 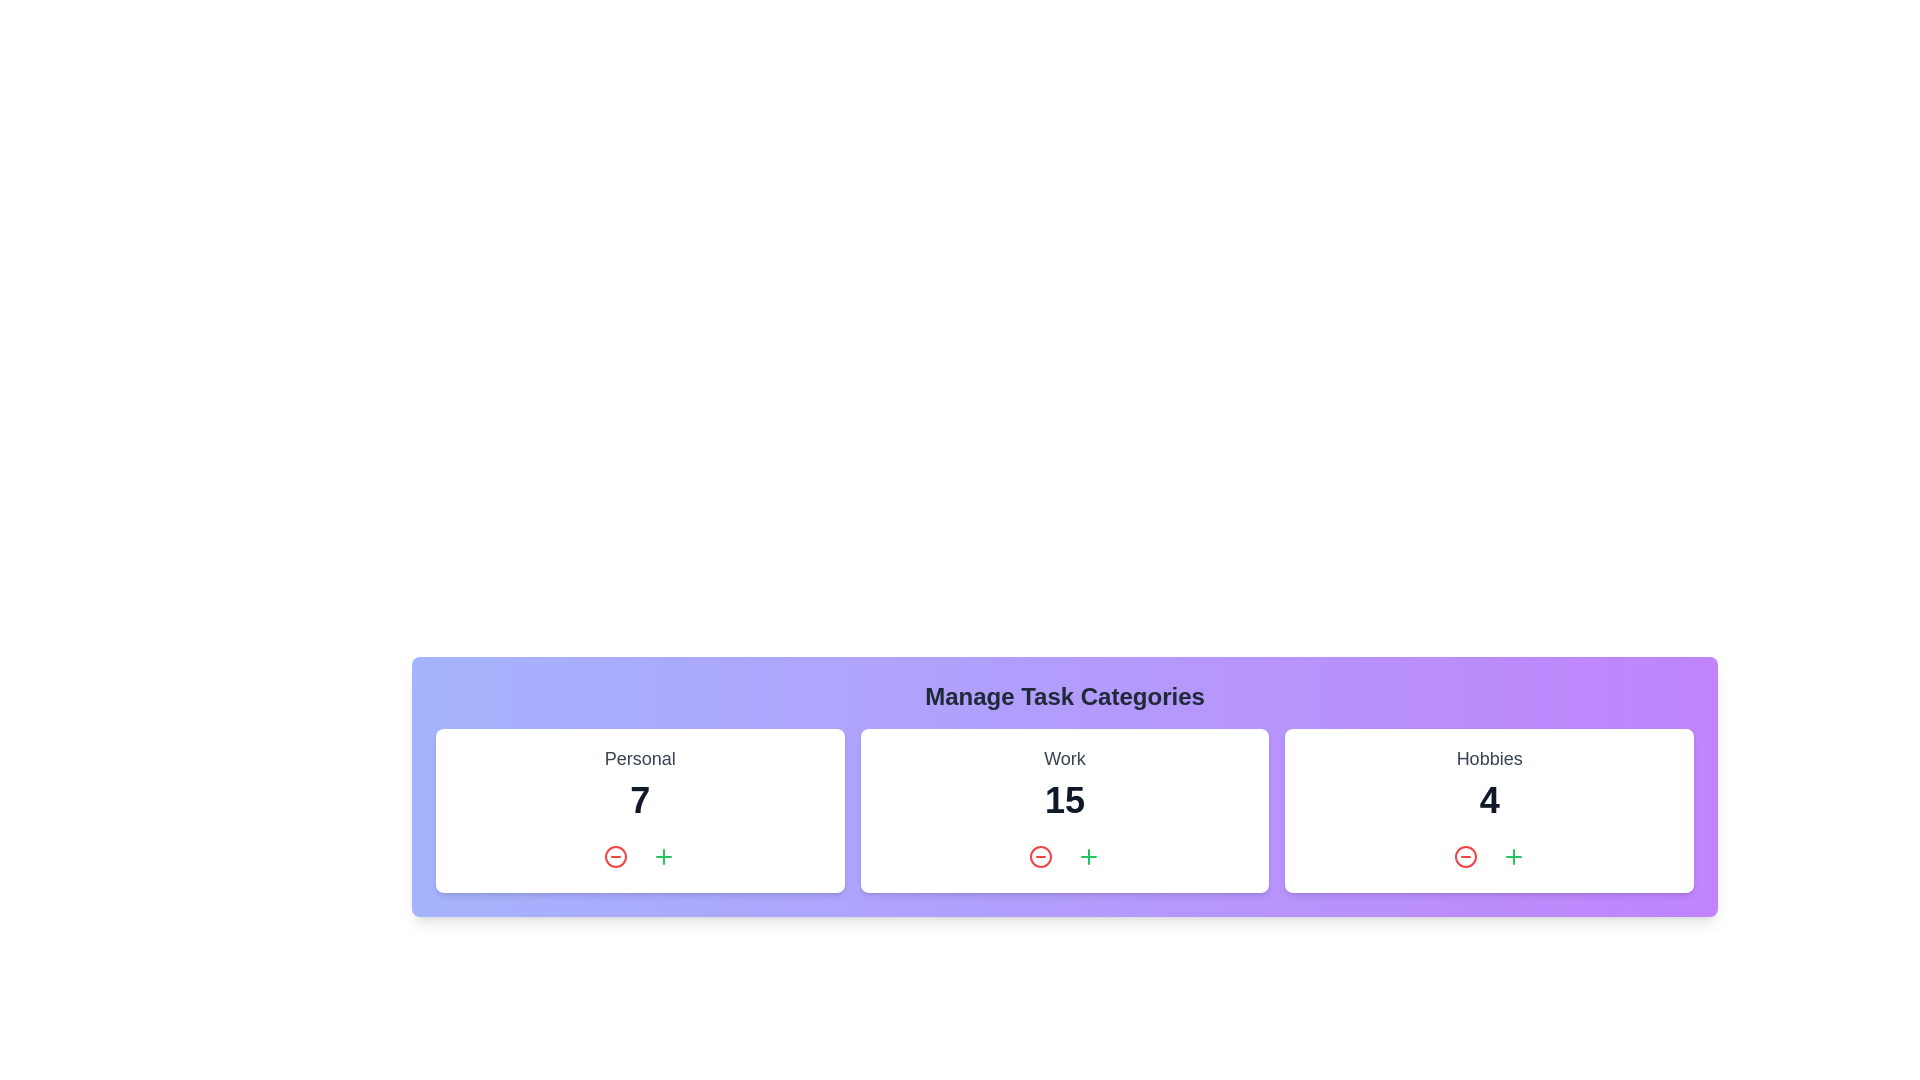 What do you see at coordinates (1064, 800) in the screenshot?
I see `the '15' task count of the 'Work' category` at bounding box center [1064, 800].